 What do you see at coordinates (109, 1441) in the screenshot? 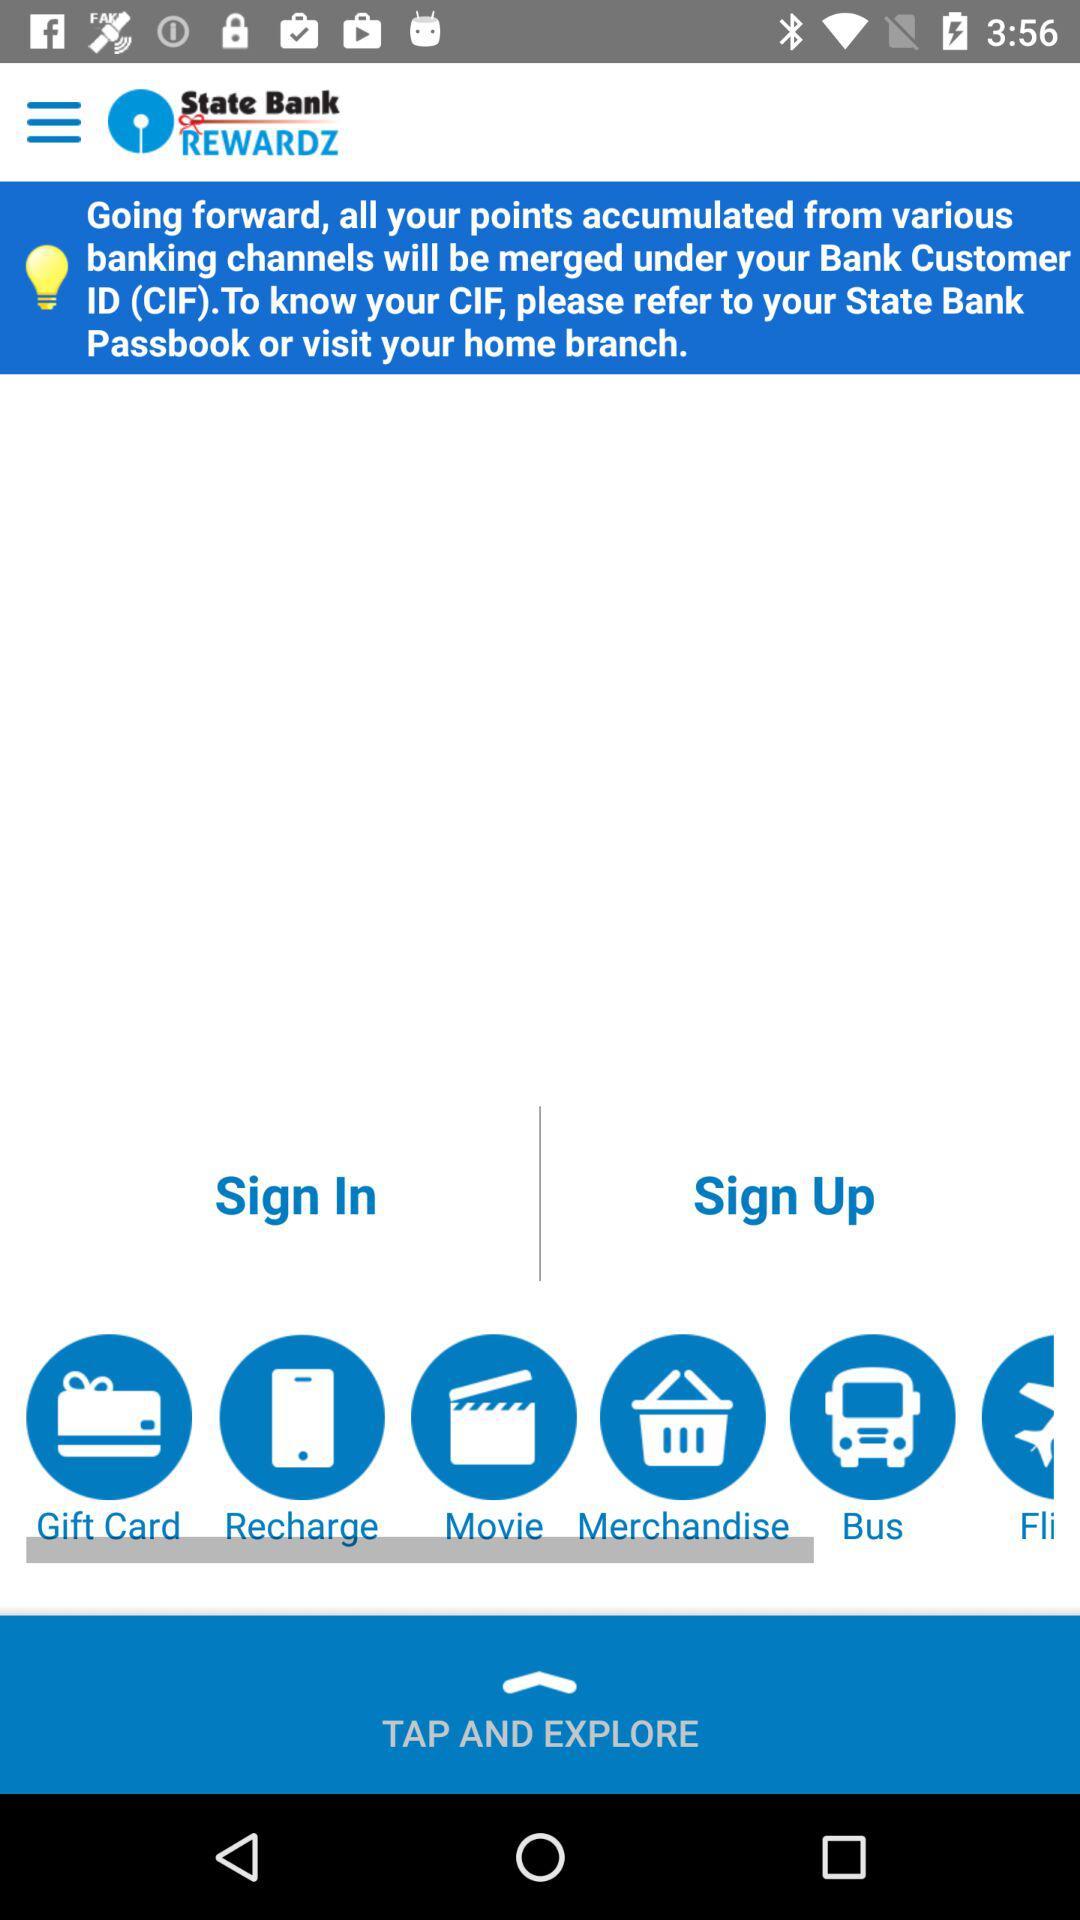
I see `gift card app` at bounding box center [109, 1441].